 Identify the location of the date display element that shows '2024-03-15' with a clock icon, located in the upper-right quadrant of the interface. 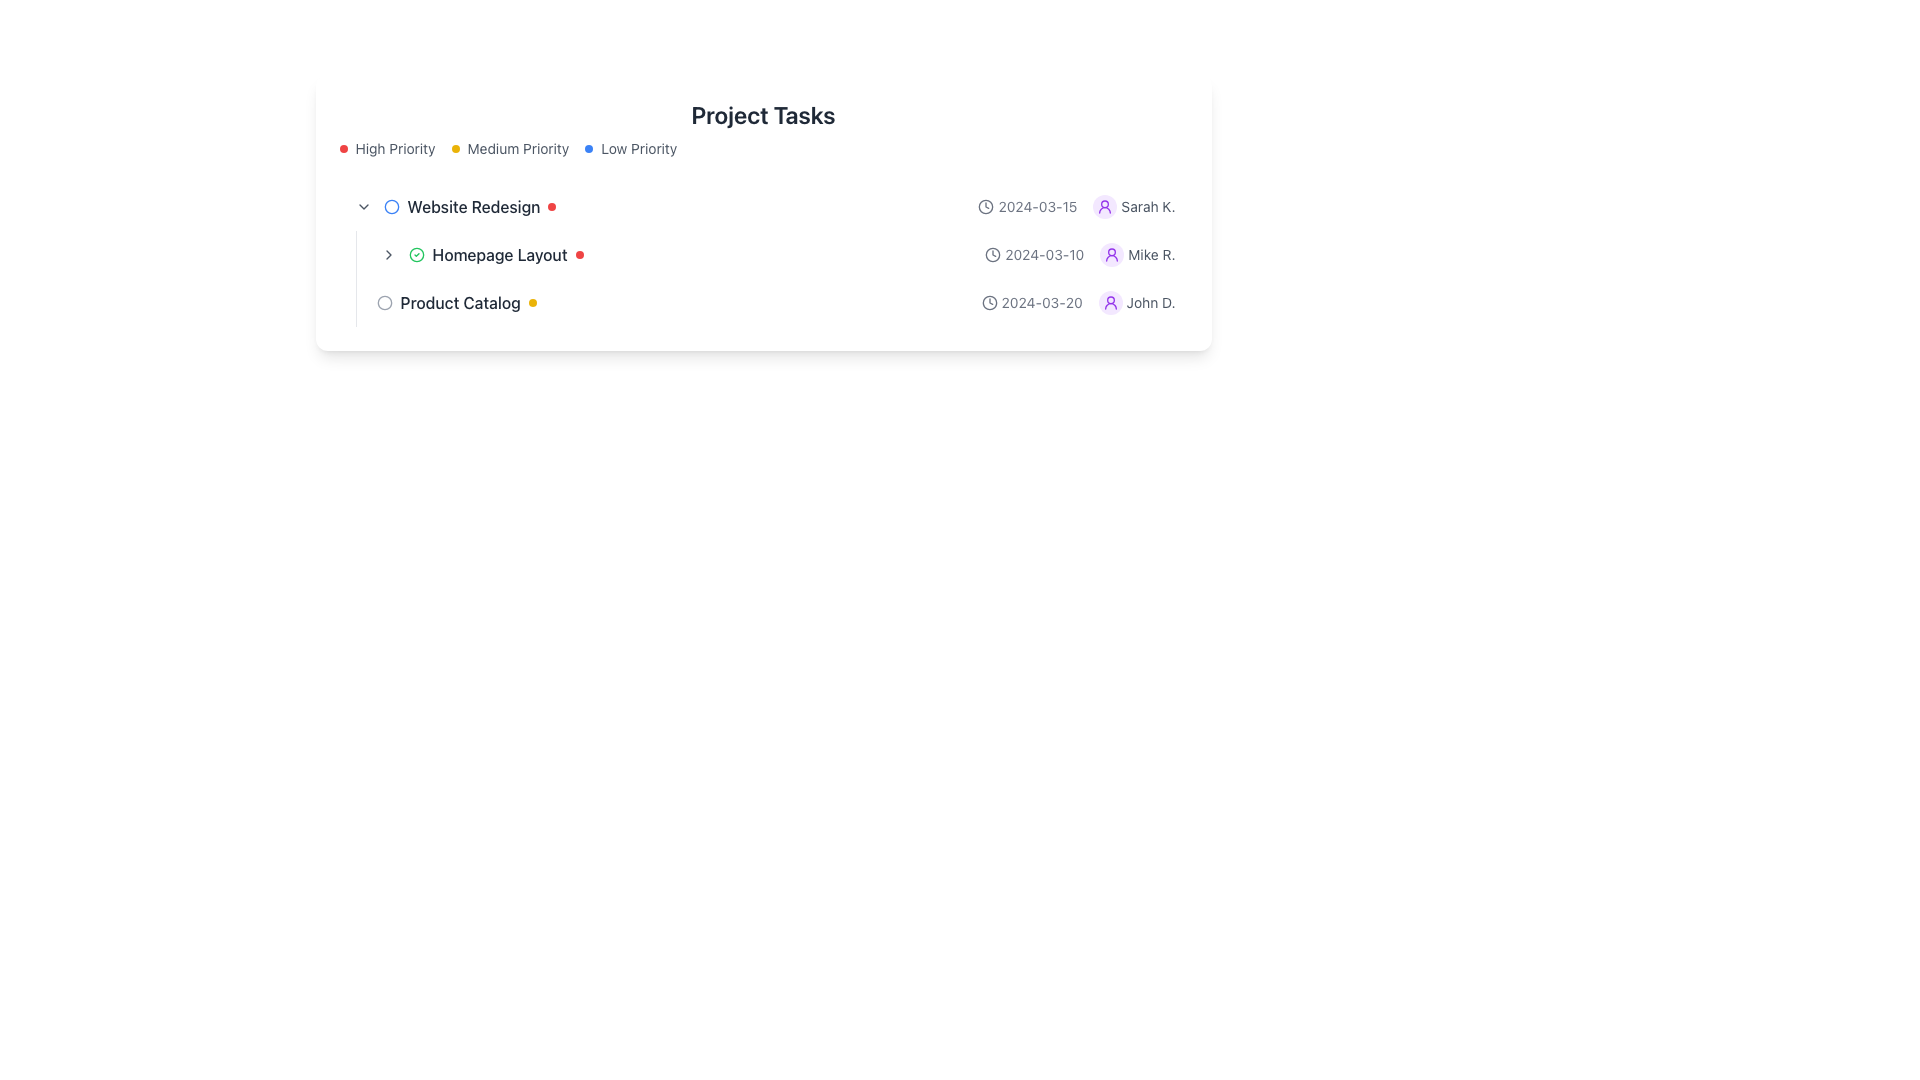
(1027, 207).